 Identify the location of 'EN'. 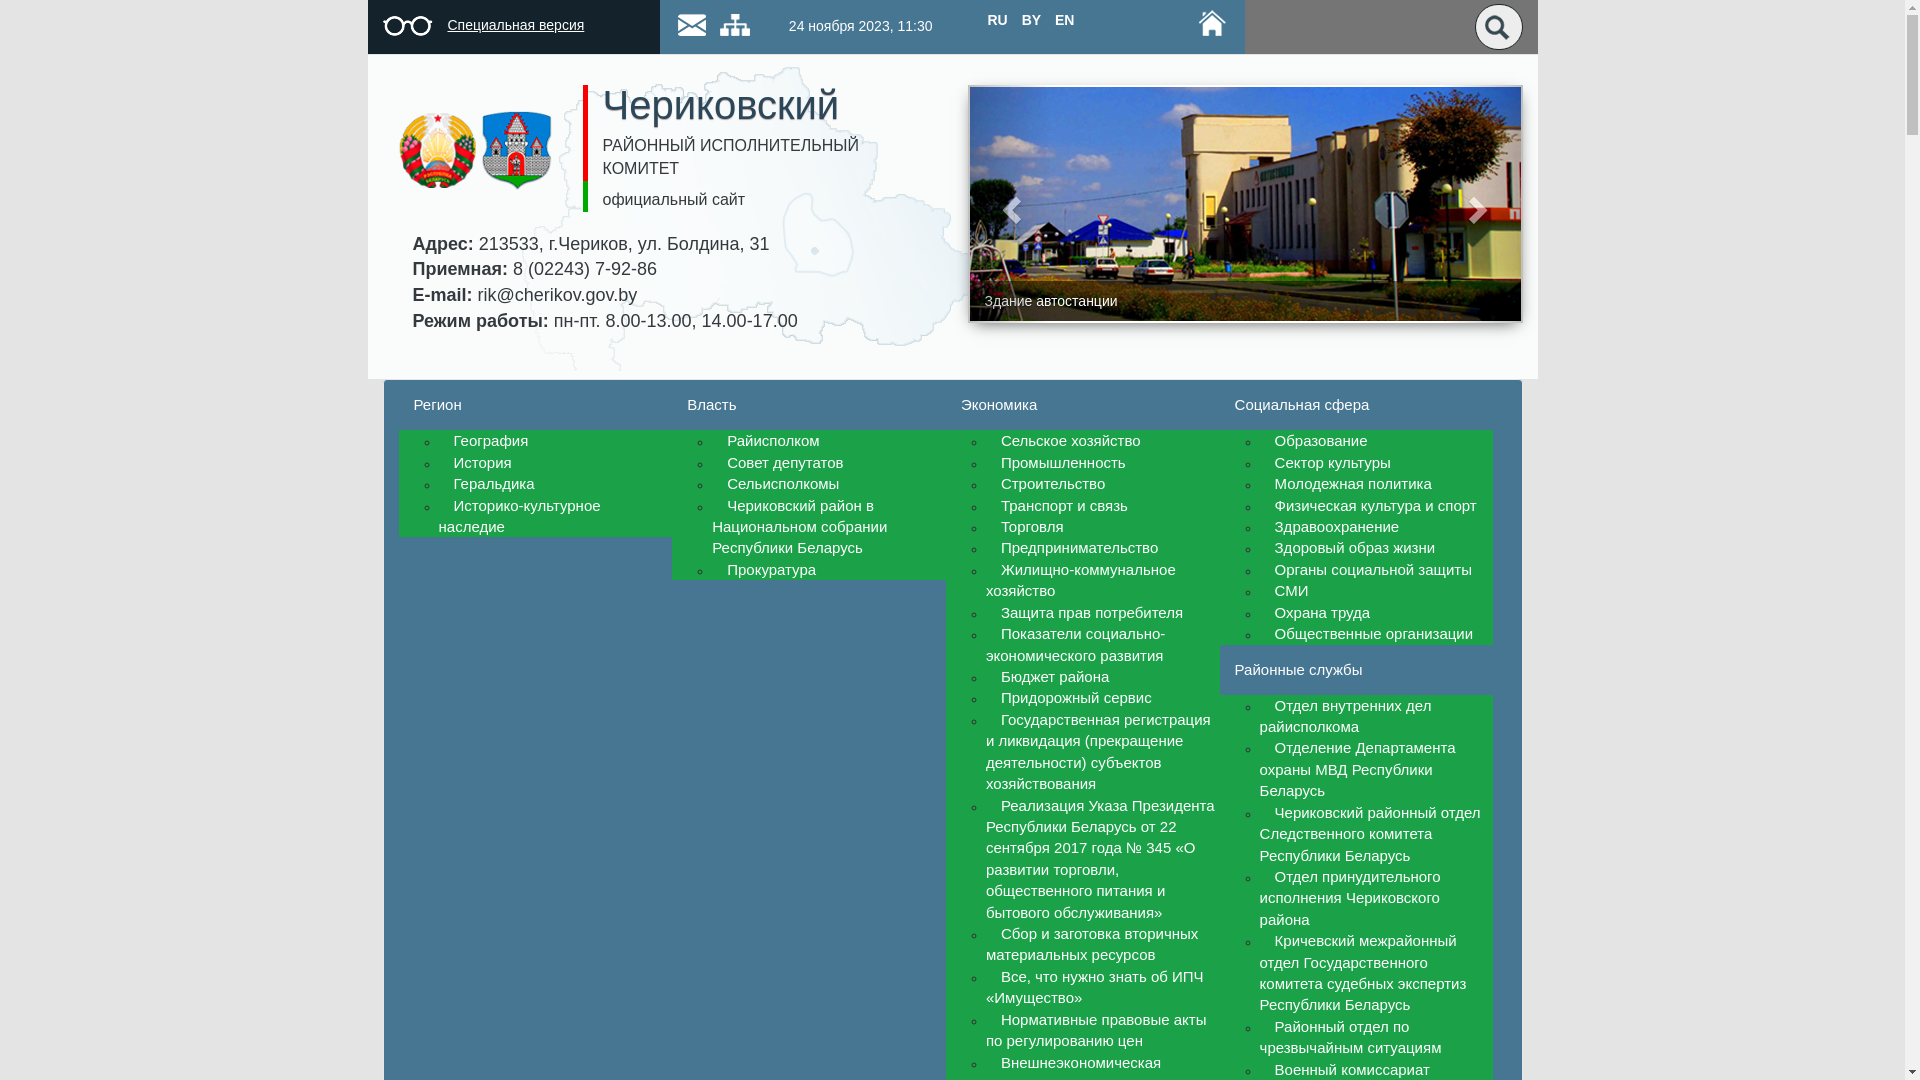
(1063, 19).